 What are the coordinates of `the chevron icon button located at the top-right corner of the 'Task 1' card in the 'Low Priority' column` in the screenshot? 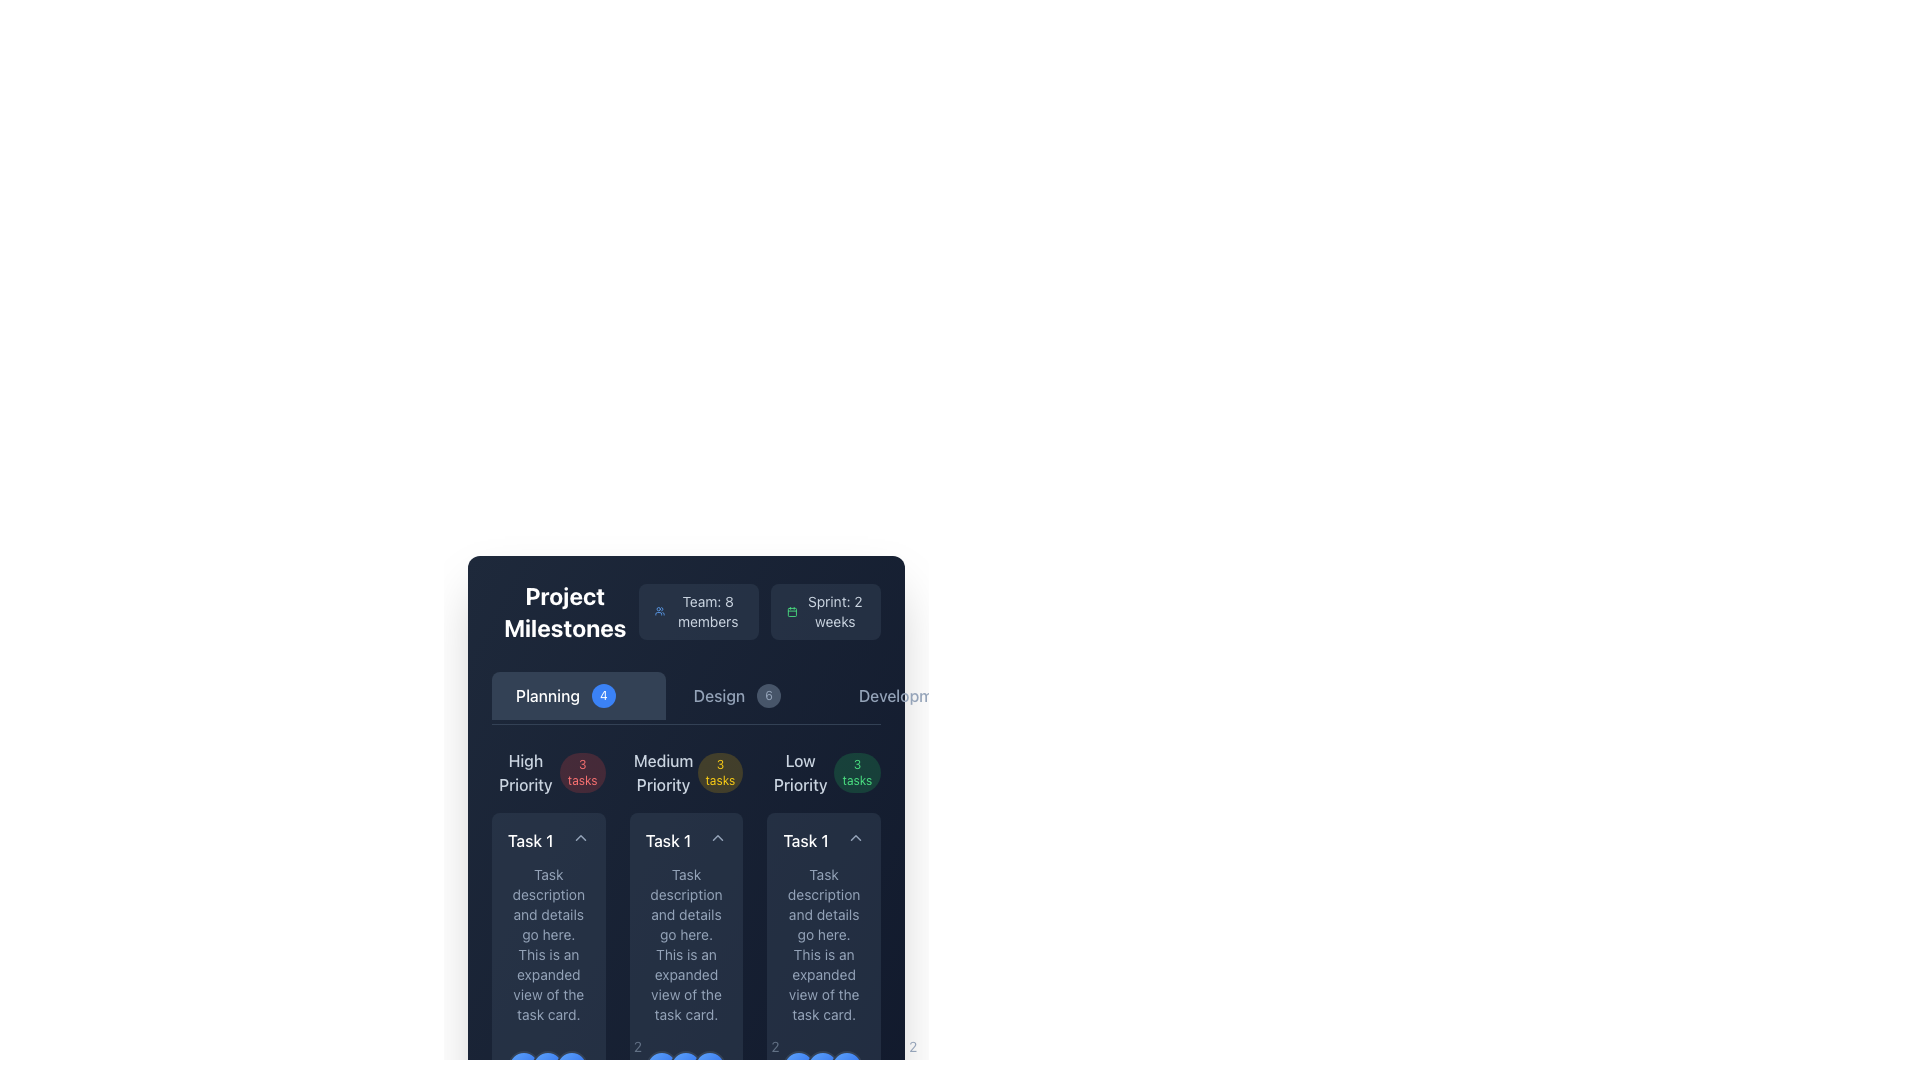 It's located at (855, 837).